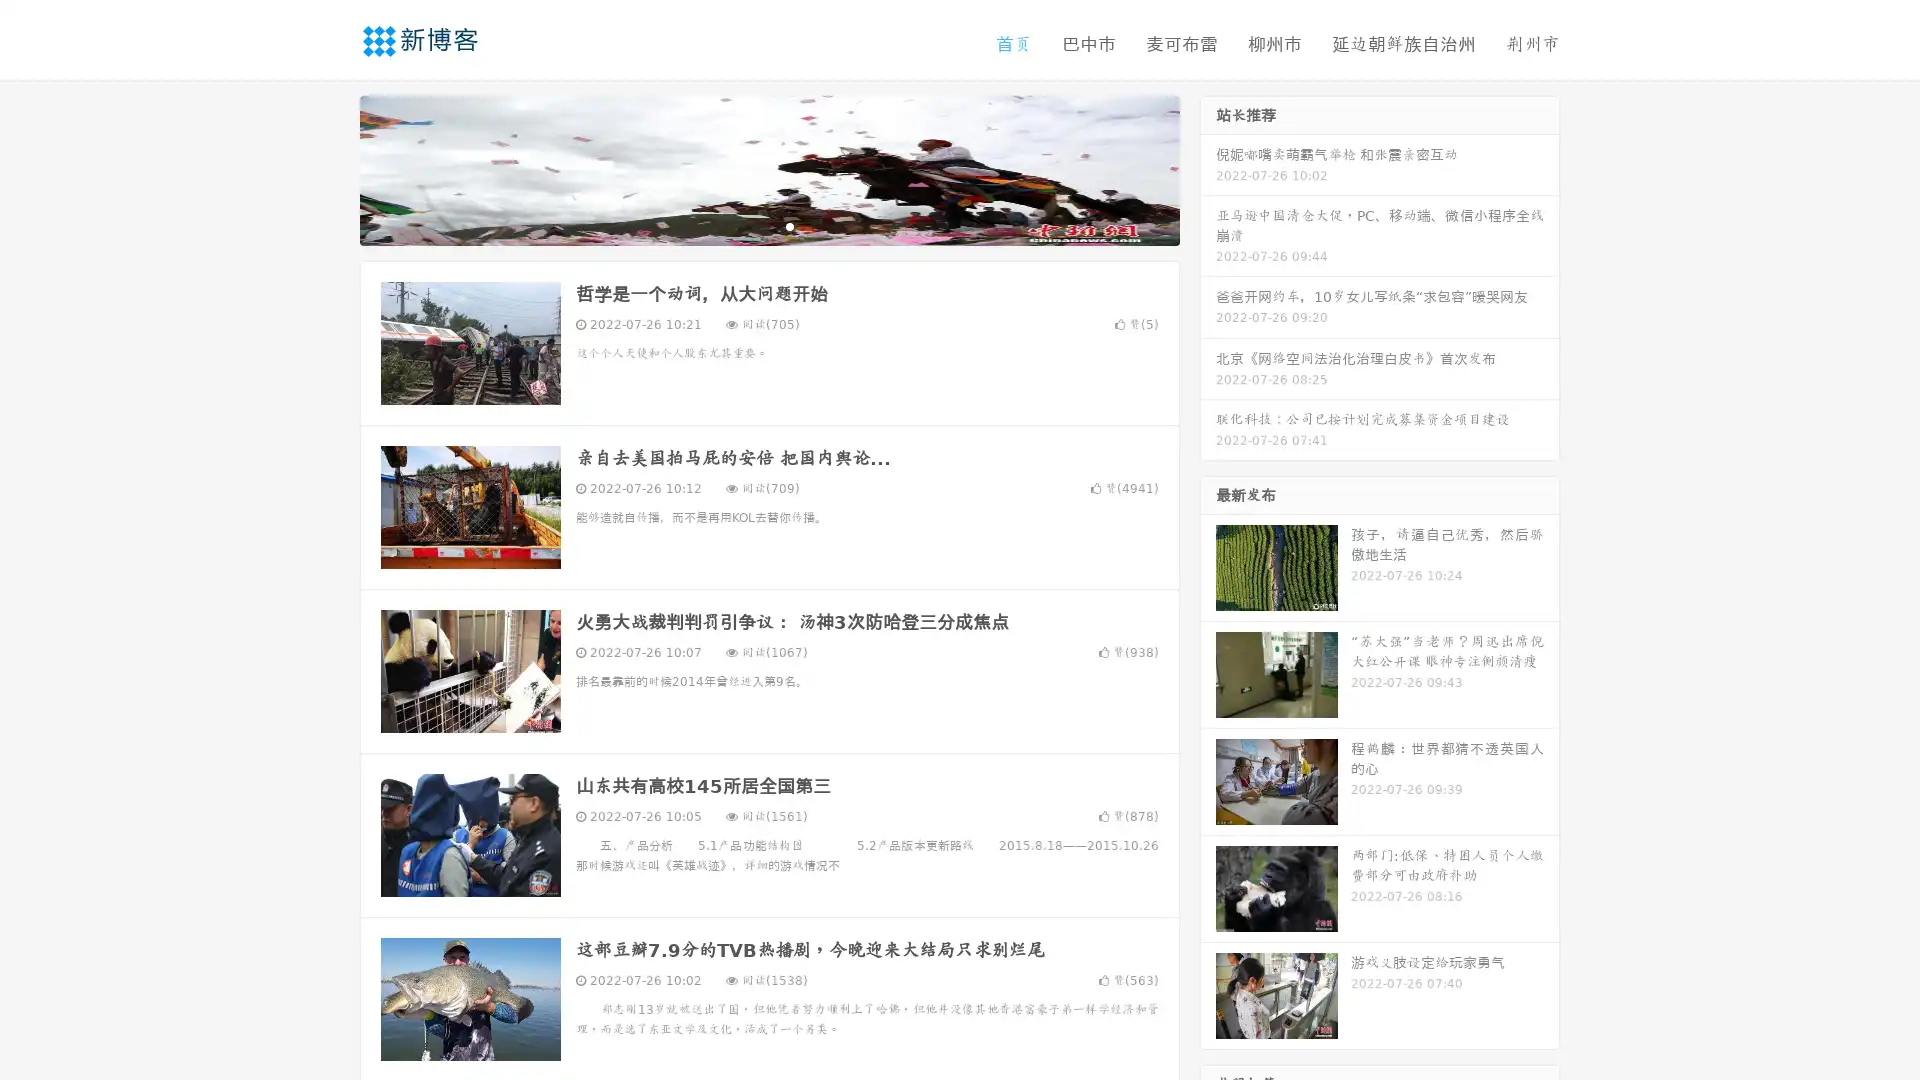 The width and height of the screenshot is (1920, 1080). I want to click on Go to slide 1, so click(748, 225).